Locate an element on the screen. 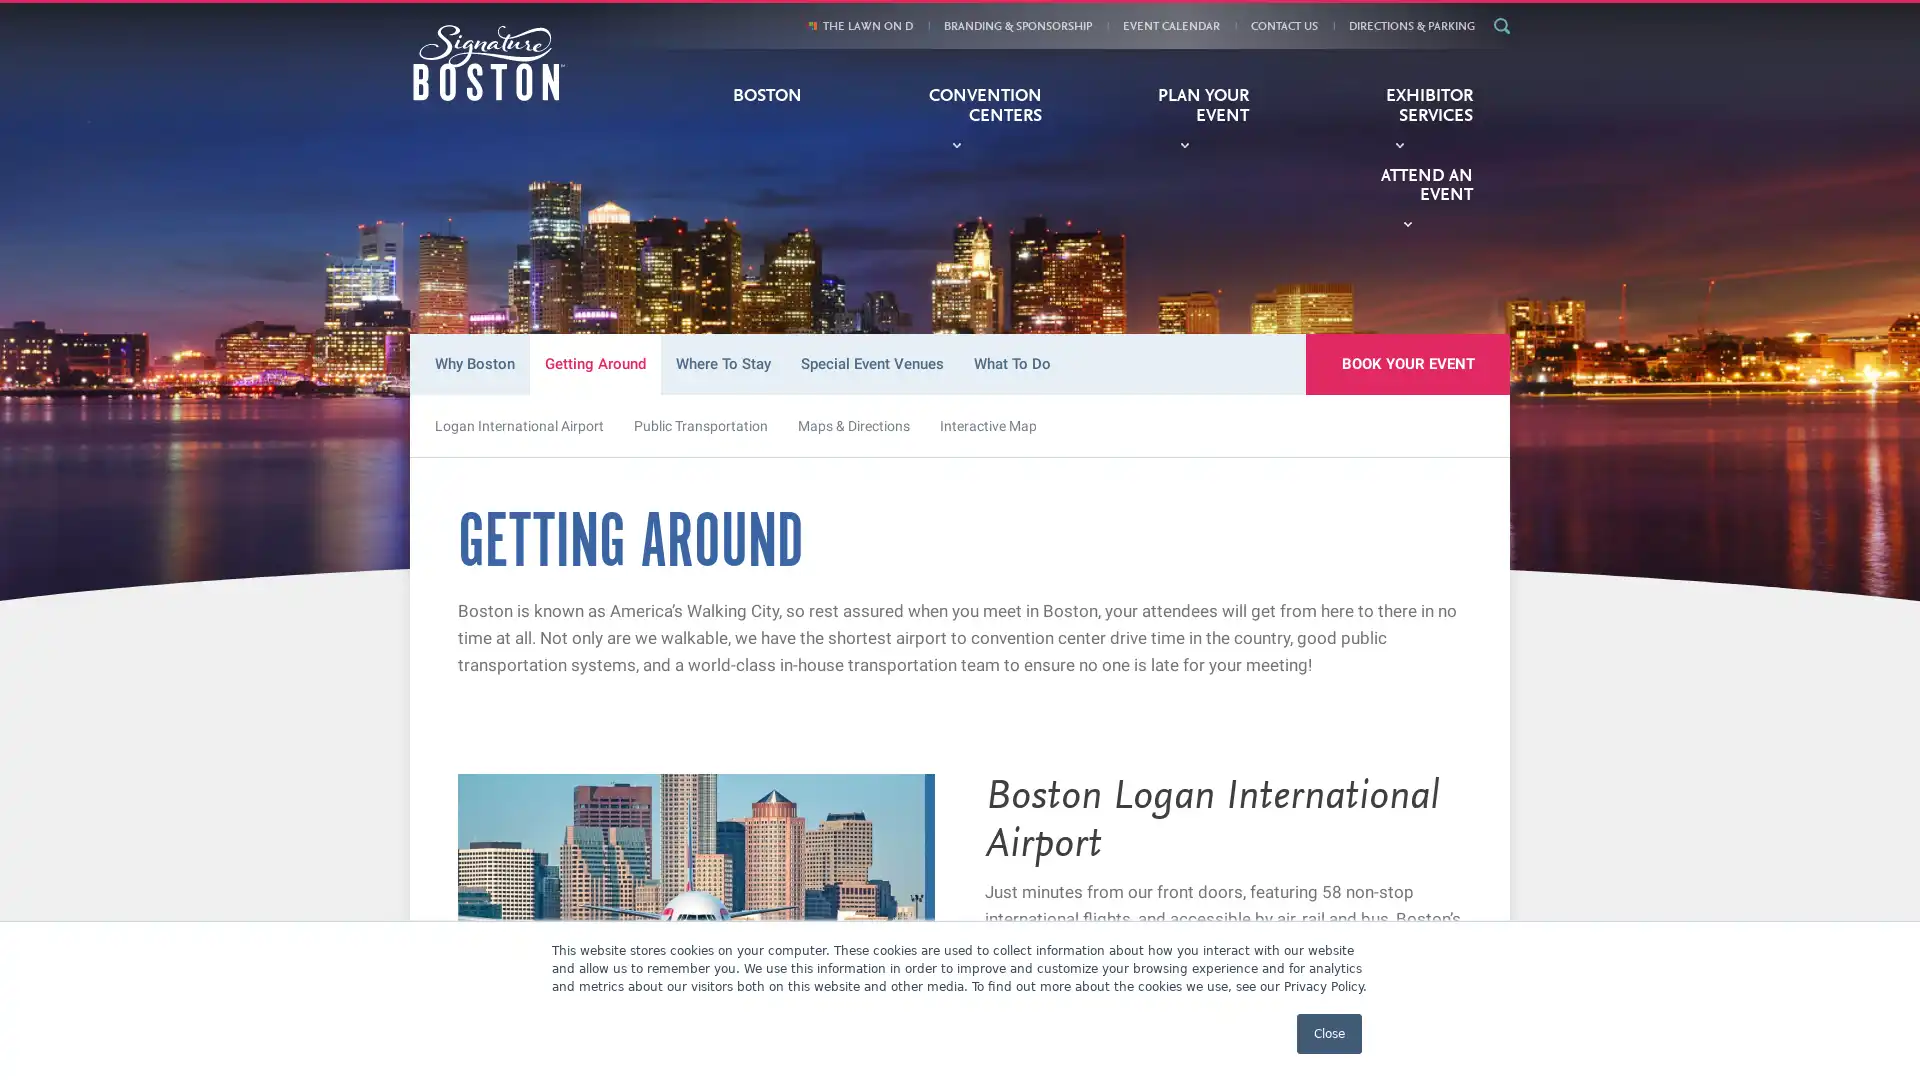 The width and height of the screenshot is (1920, 1080). Close is located at coordinates (1329, 1033).